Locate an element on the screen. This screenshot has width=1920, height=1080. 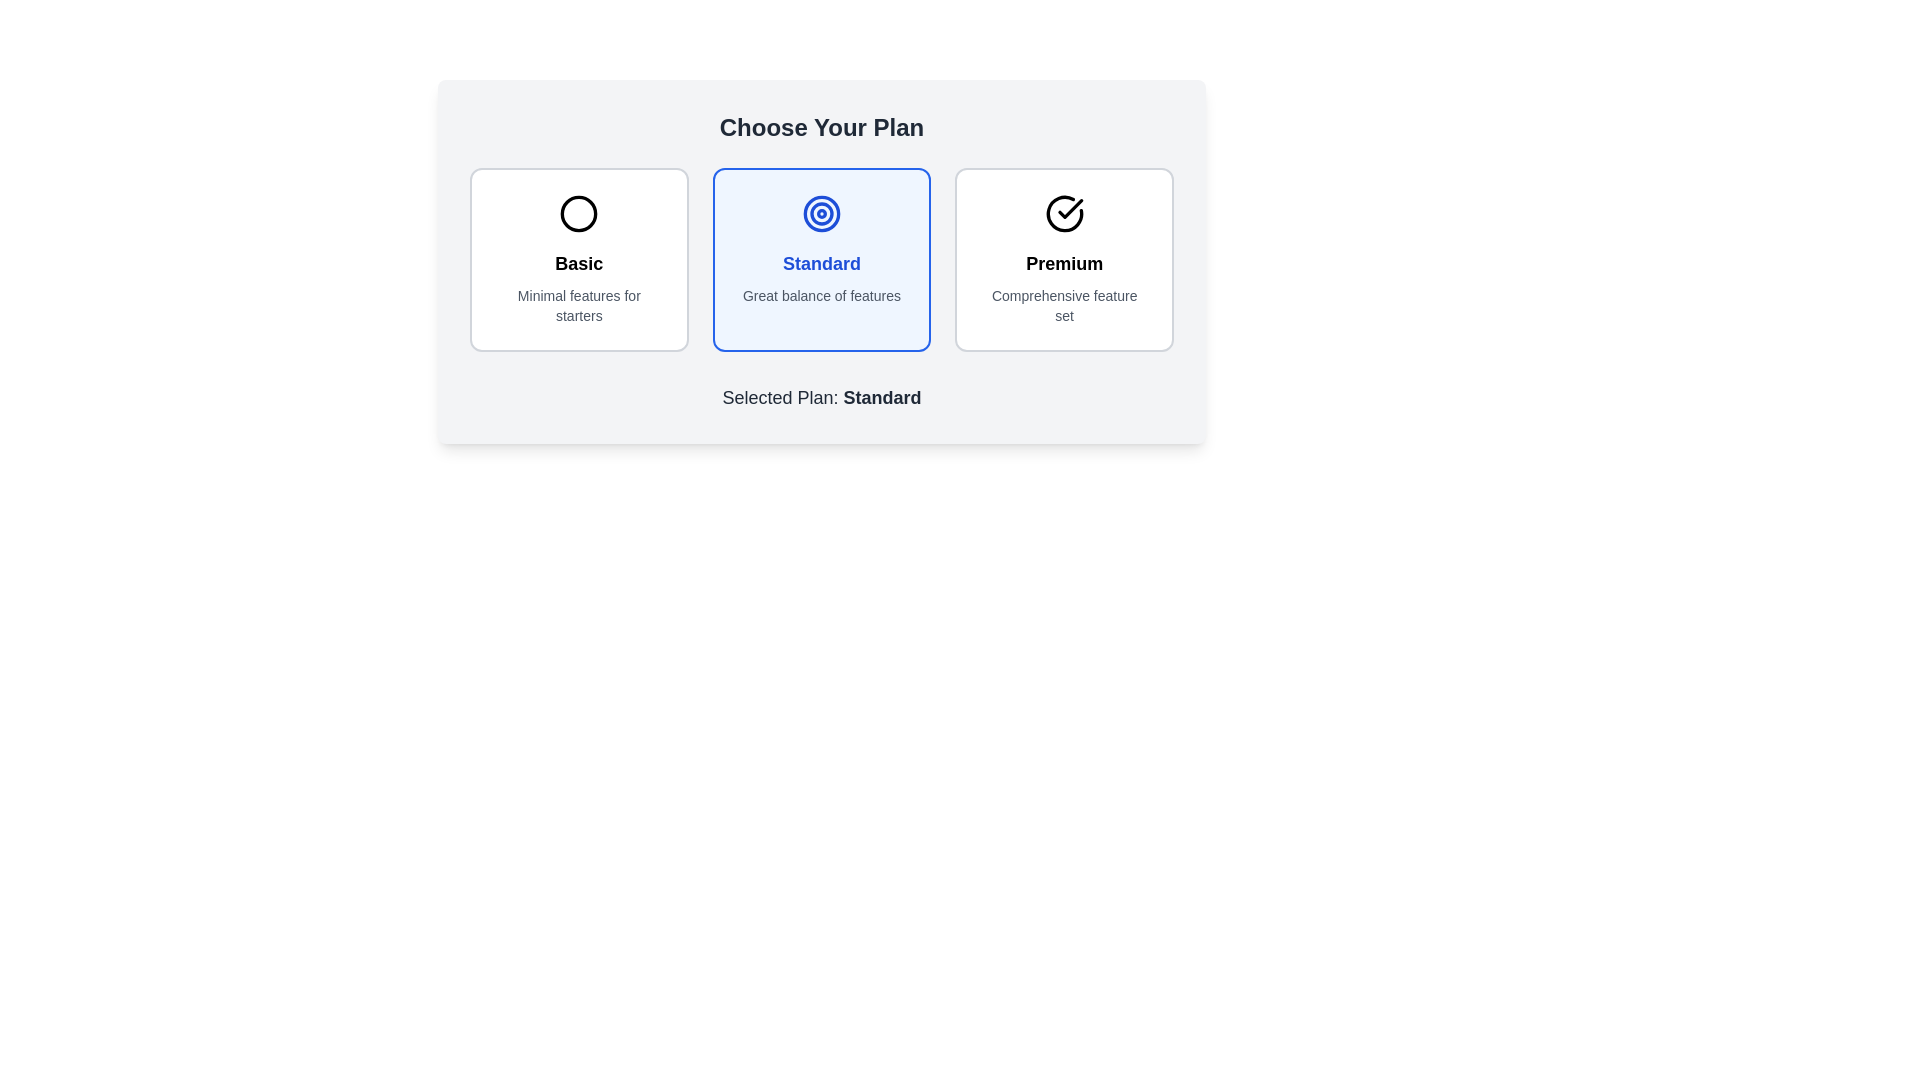
the blue text label displaying 'Standard' which is positioned in the middle card of three options, centered below a circular icon and above descriptive text is located at coordinates (821, 262).